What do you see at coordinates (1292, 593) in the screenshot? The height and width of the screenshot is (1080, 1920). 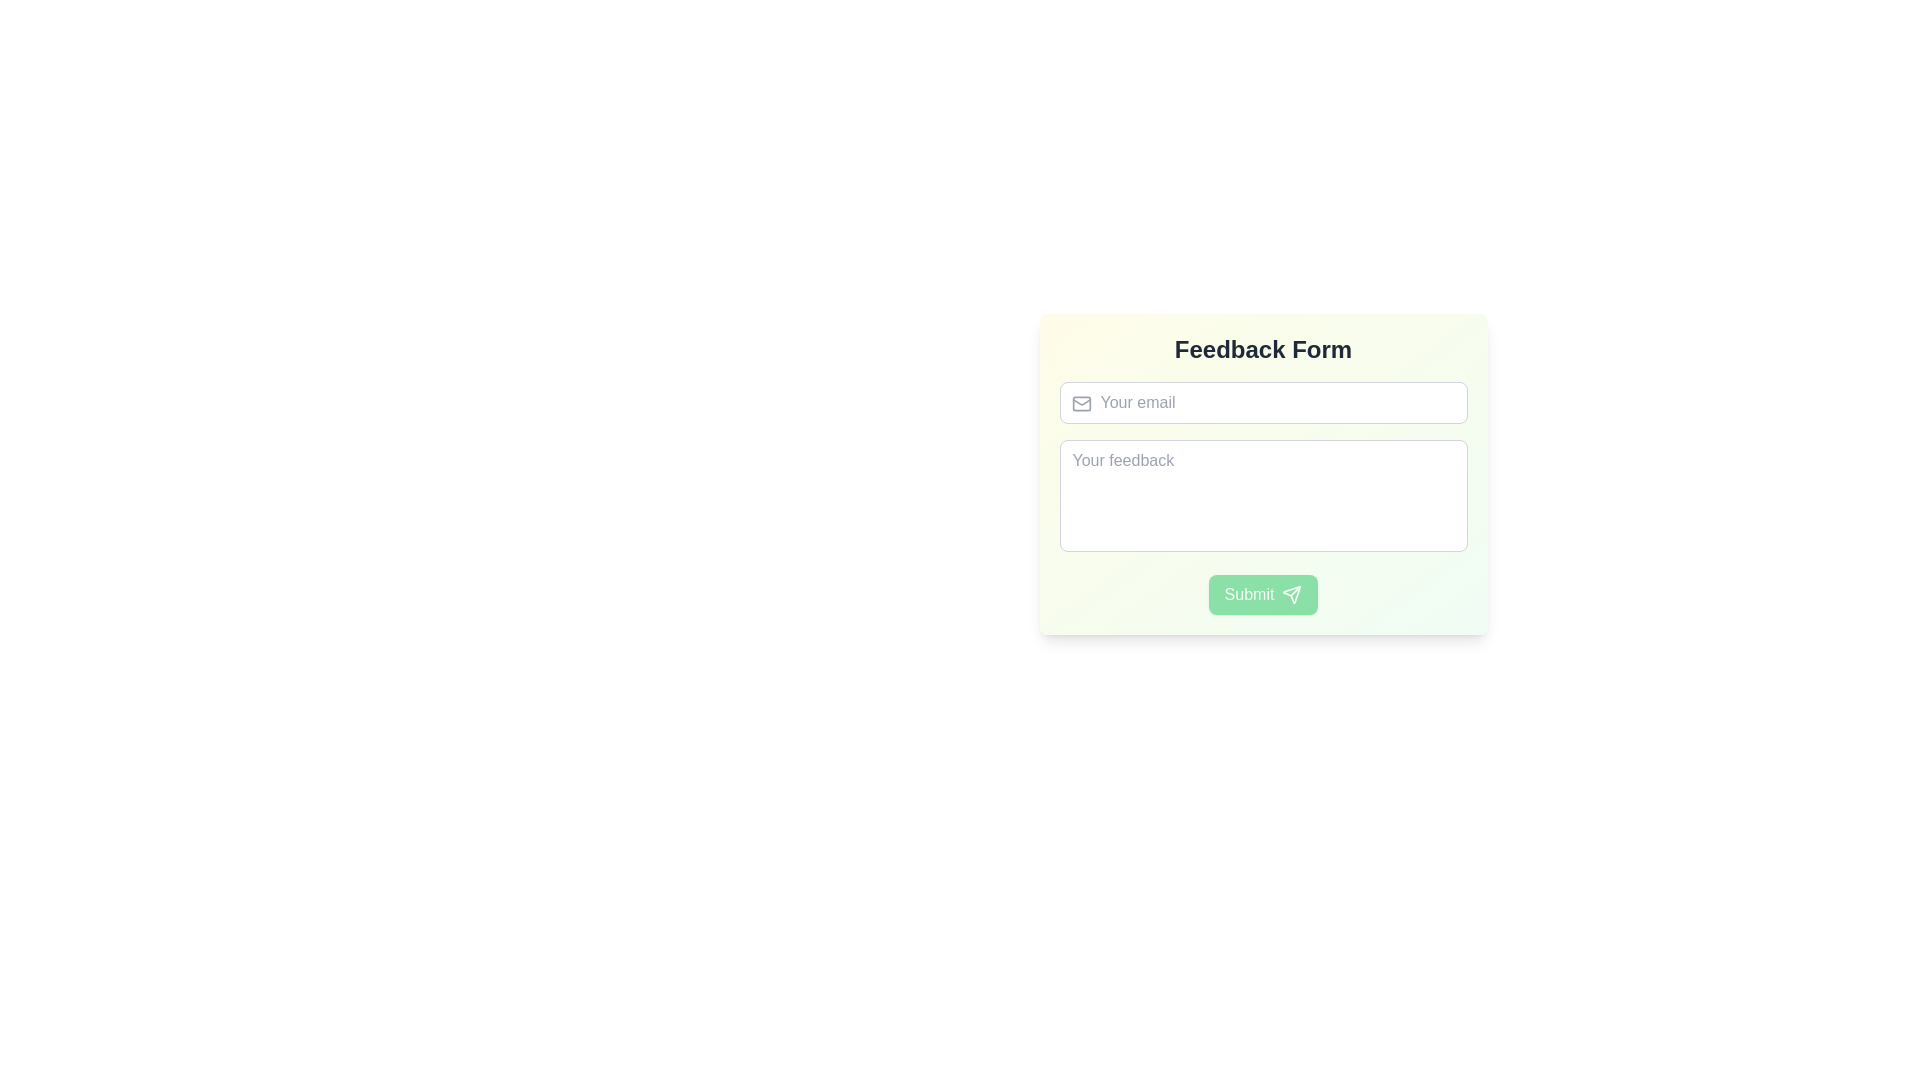 I see `the upward arrow icon located on the right side of the 'Submit' button` at bounding box center [1292, 593].